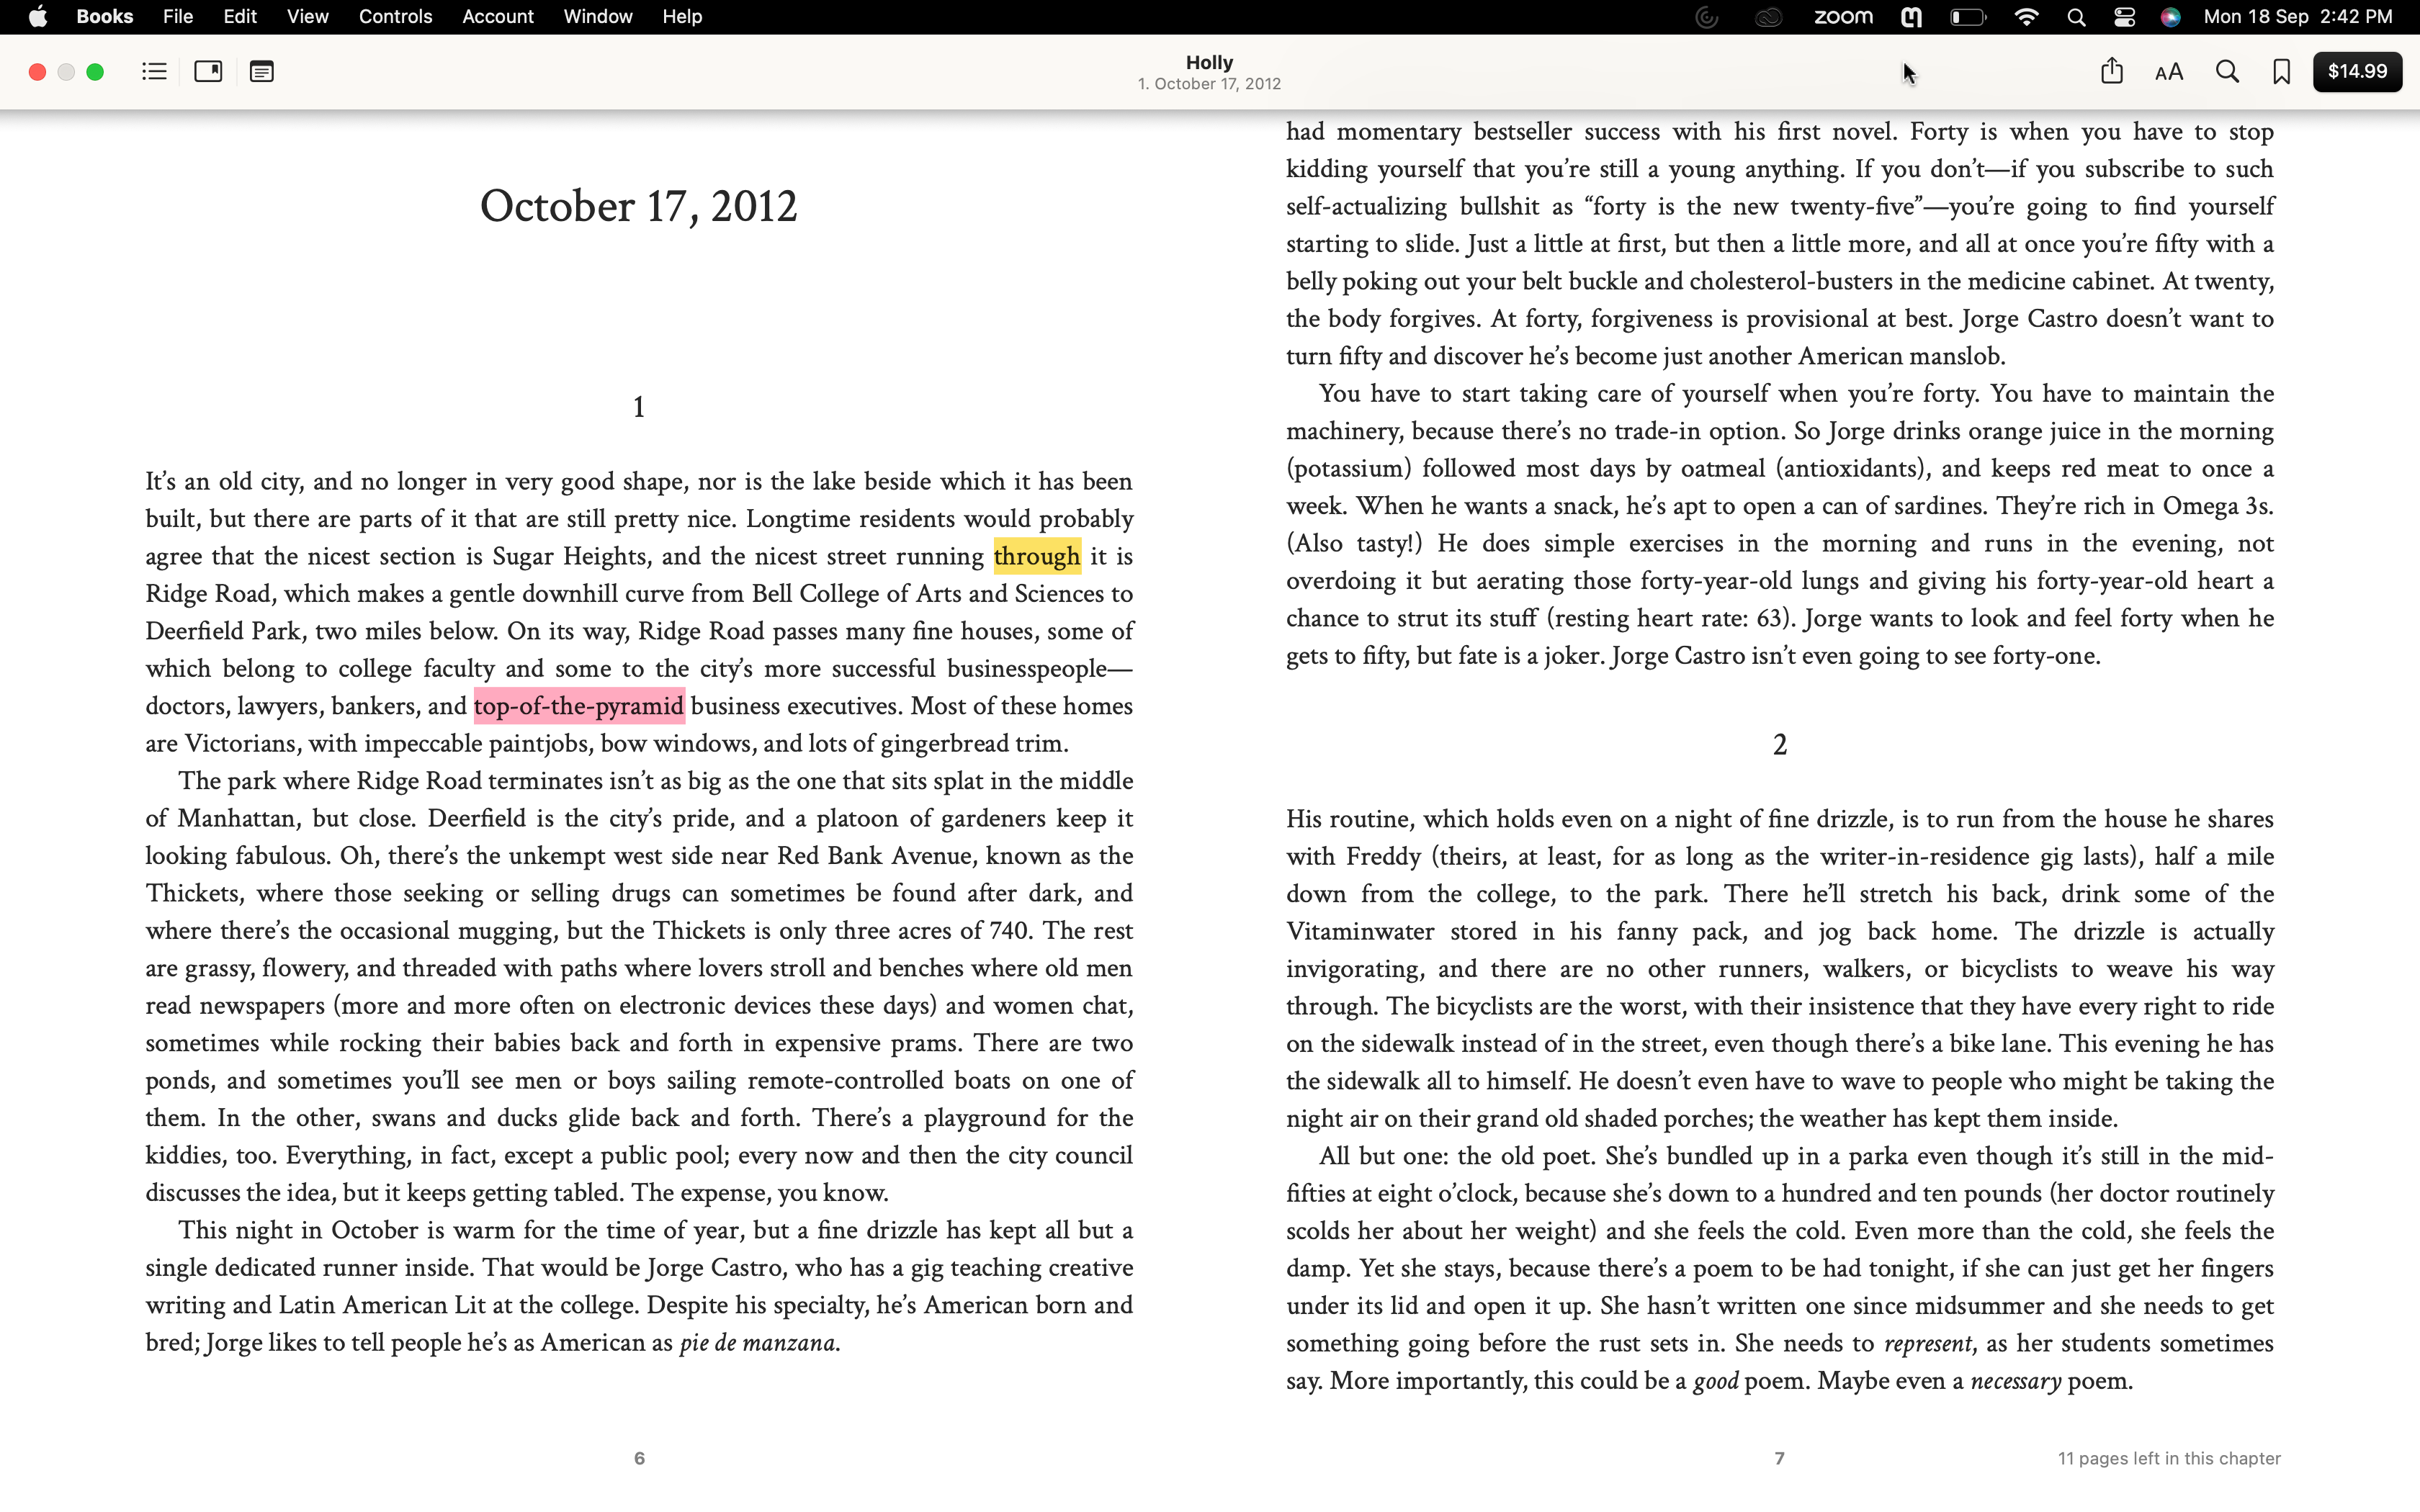 Image resolution: width=2420 pixels, height=1512 pixels. What do you see at coordinates (2110, 70) in the screenshot?
I see `Share the current page on social media "Facebook` at bounding box center [2110, 70].